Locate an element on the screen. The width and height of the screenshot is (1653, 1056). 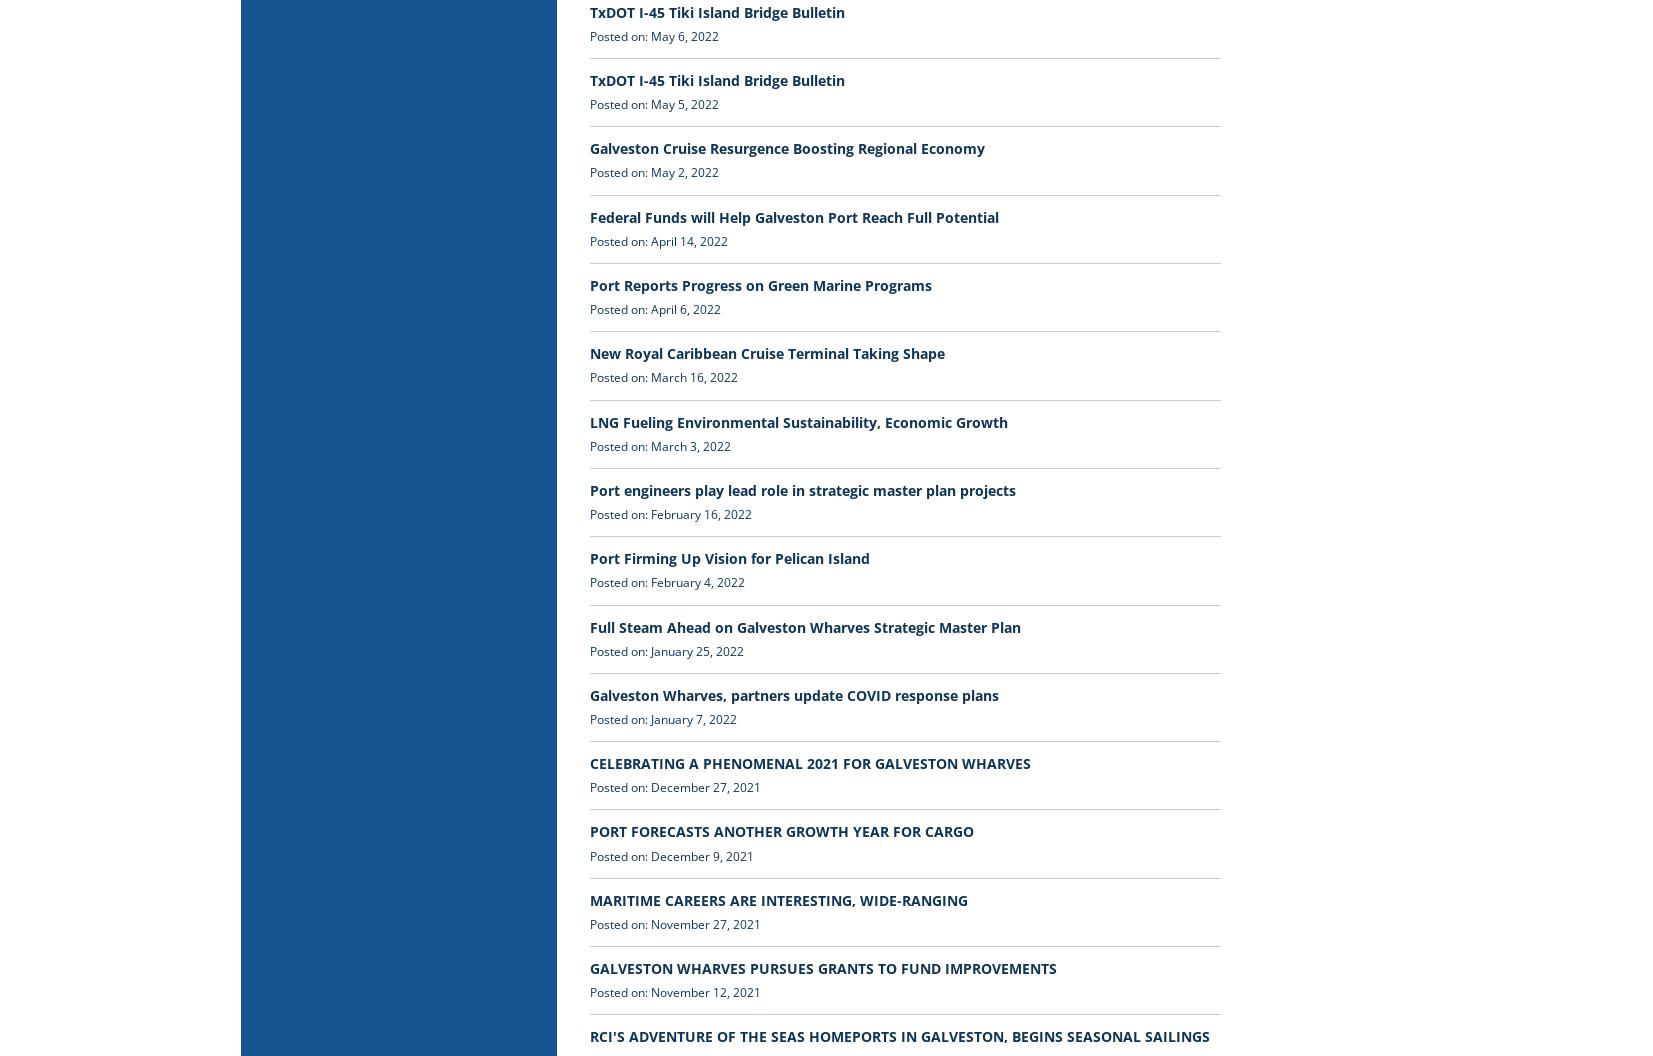
'Port Firming Up Vision for Pelican Island' is located at coordinates (728, 558).